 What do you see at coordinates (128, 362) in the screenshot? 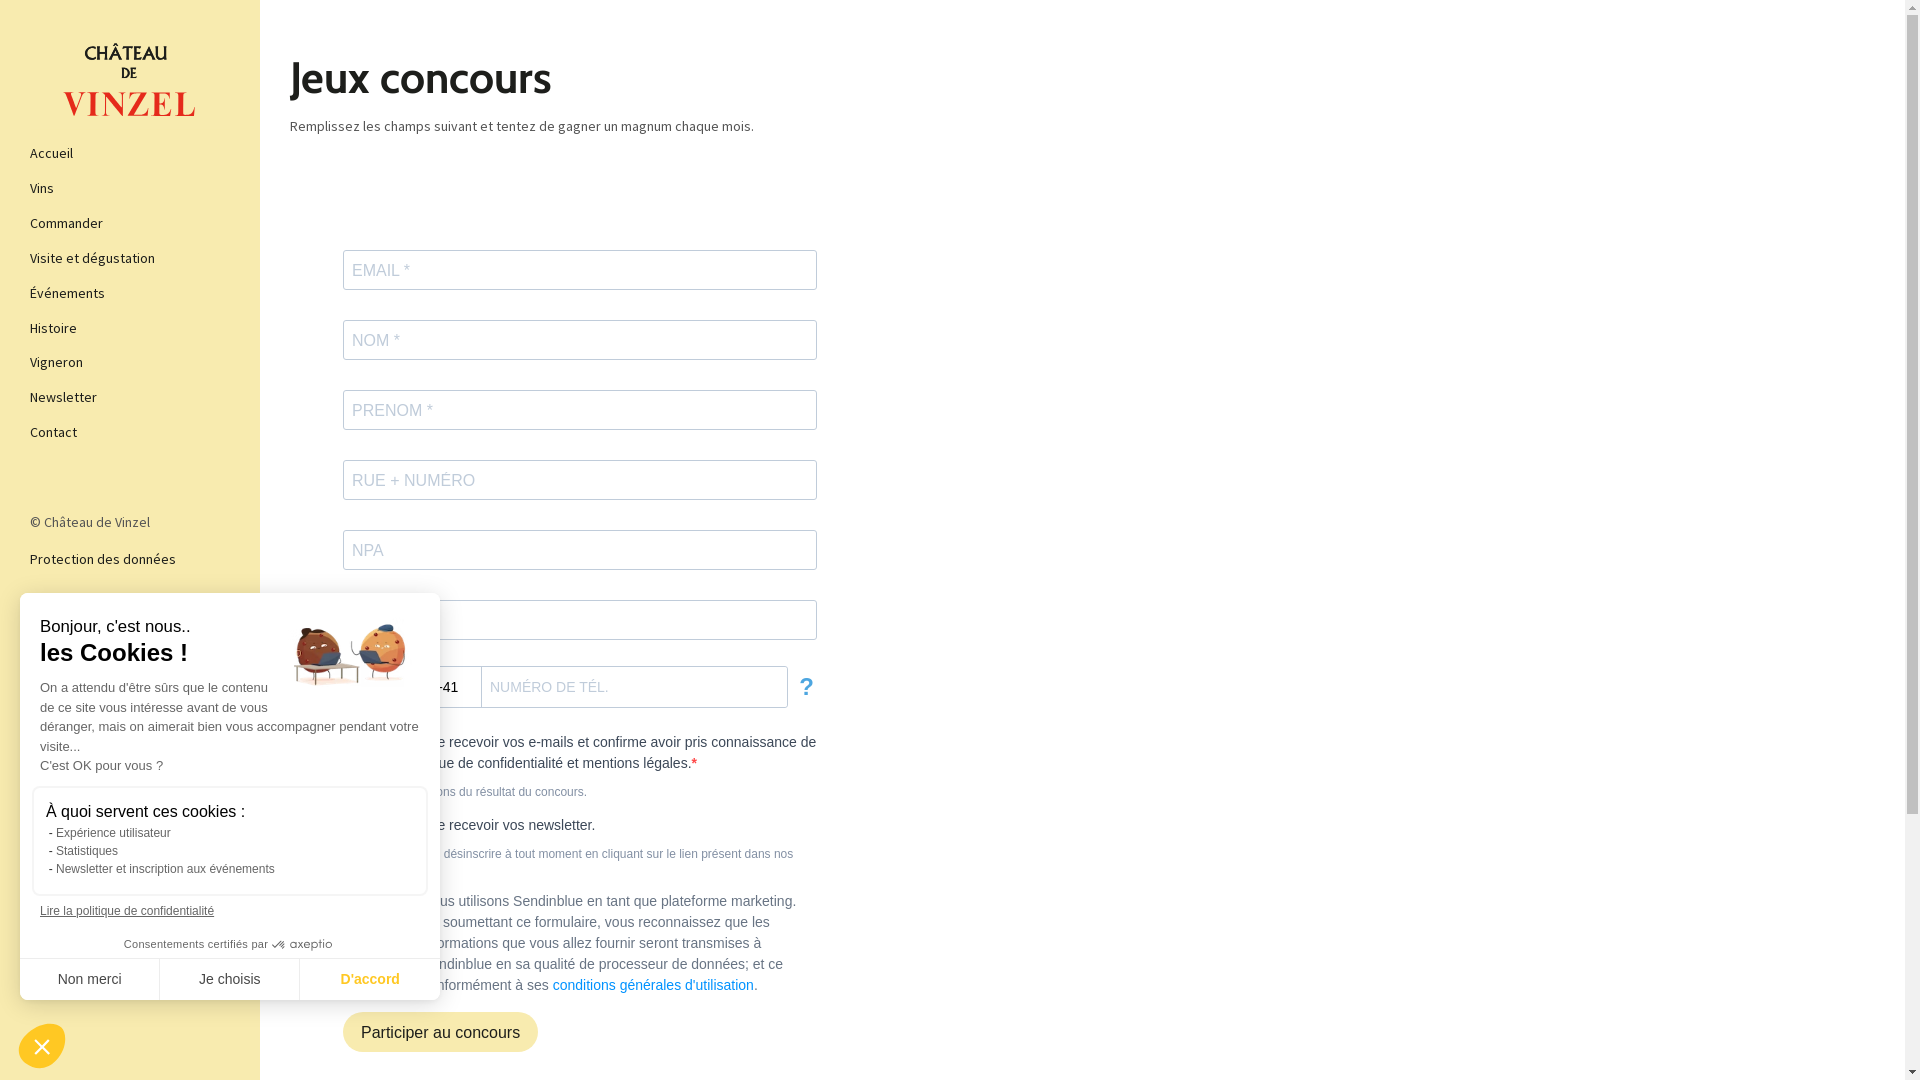
I see `'Vigneron'` at bounding box center [128, 362].